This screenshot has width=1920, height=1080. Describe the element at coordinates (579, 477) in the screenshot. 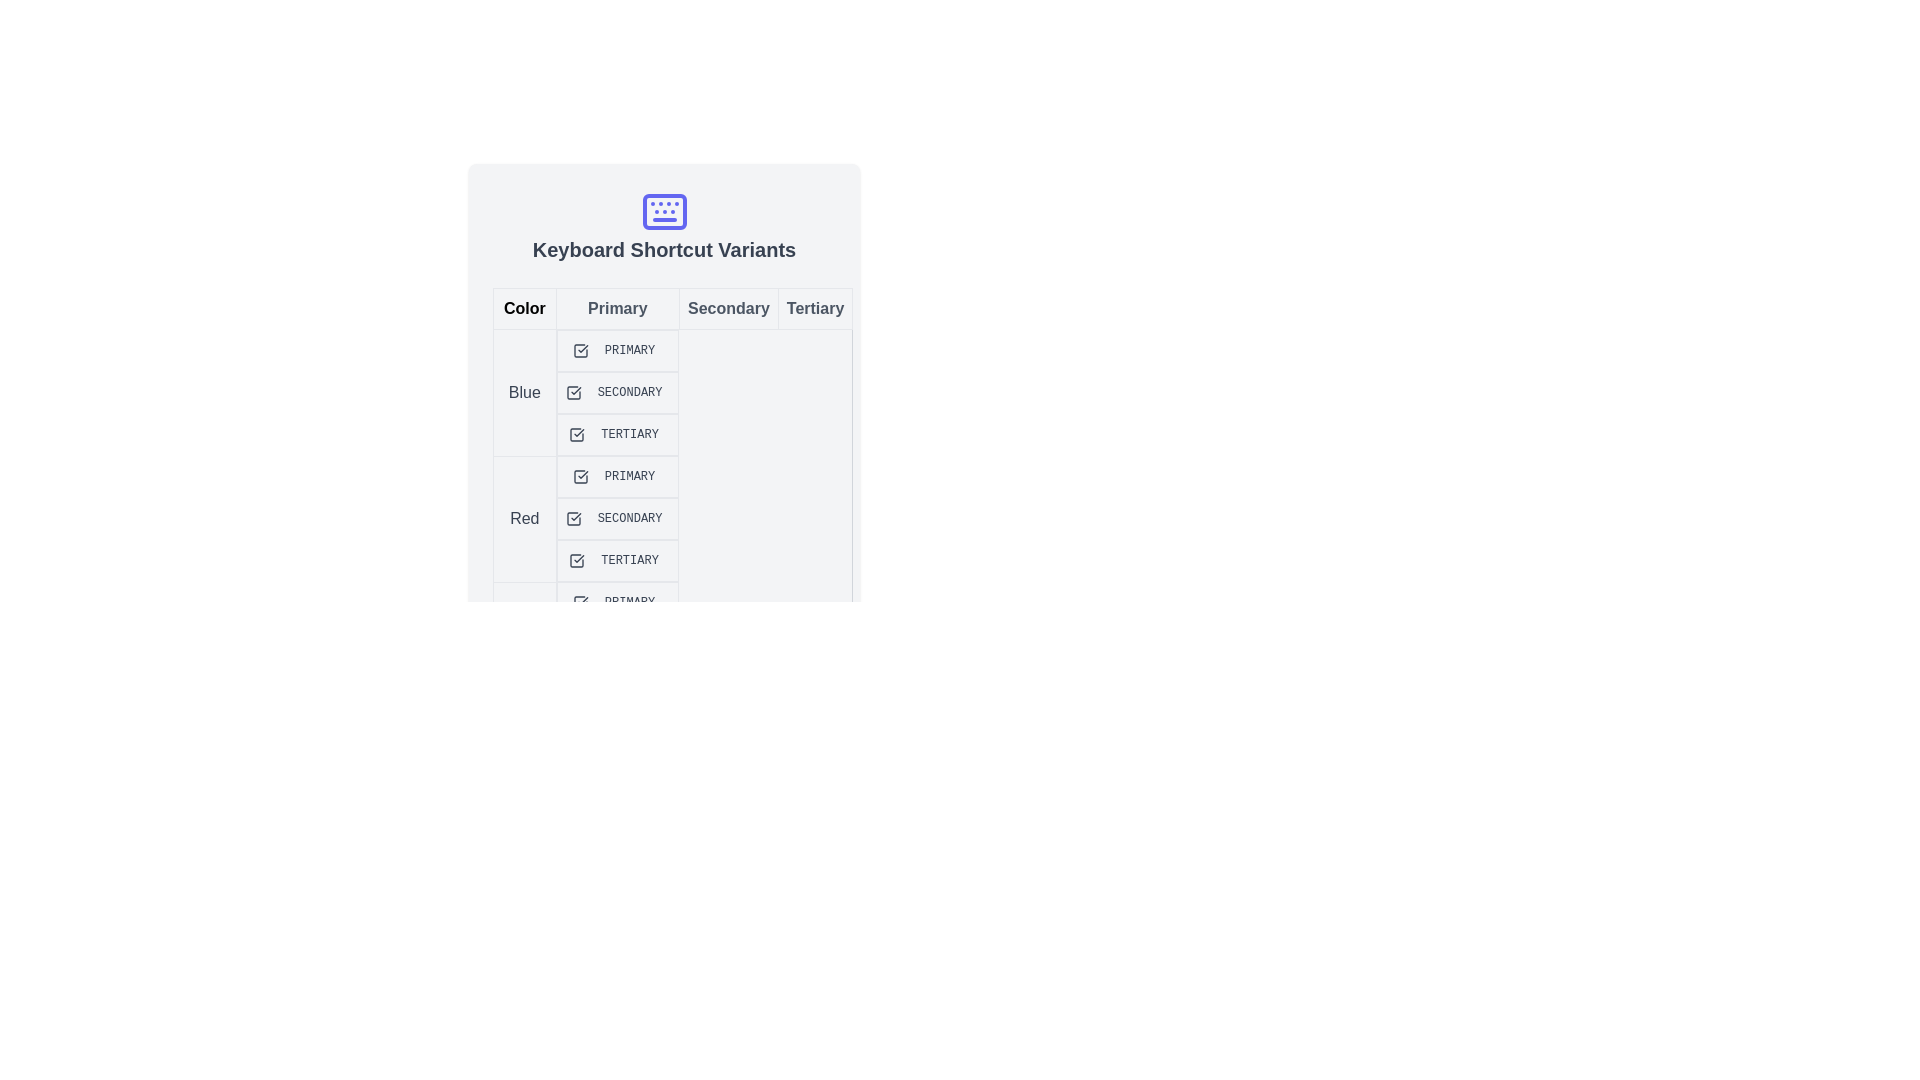

I see `the small red checkmark icon located in the second row of the table, adjacent to the text 'Primary', which indicates its active state` at that location.